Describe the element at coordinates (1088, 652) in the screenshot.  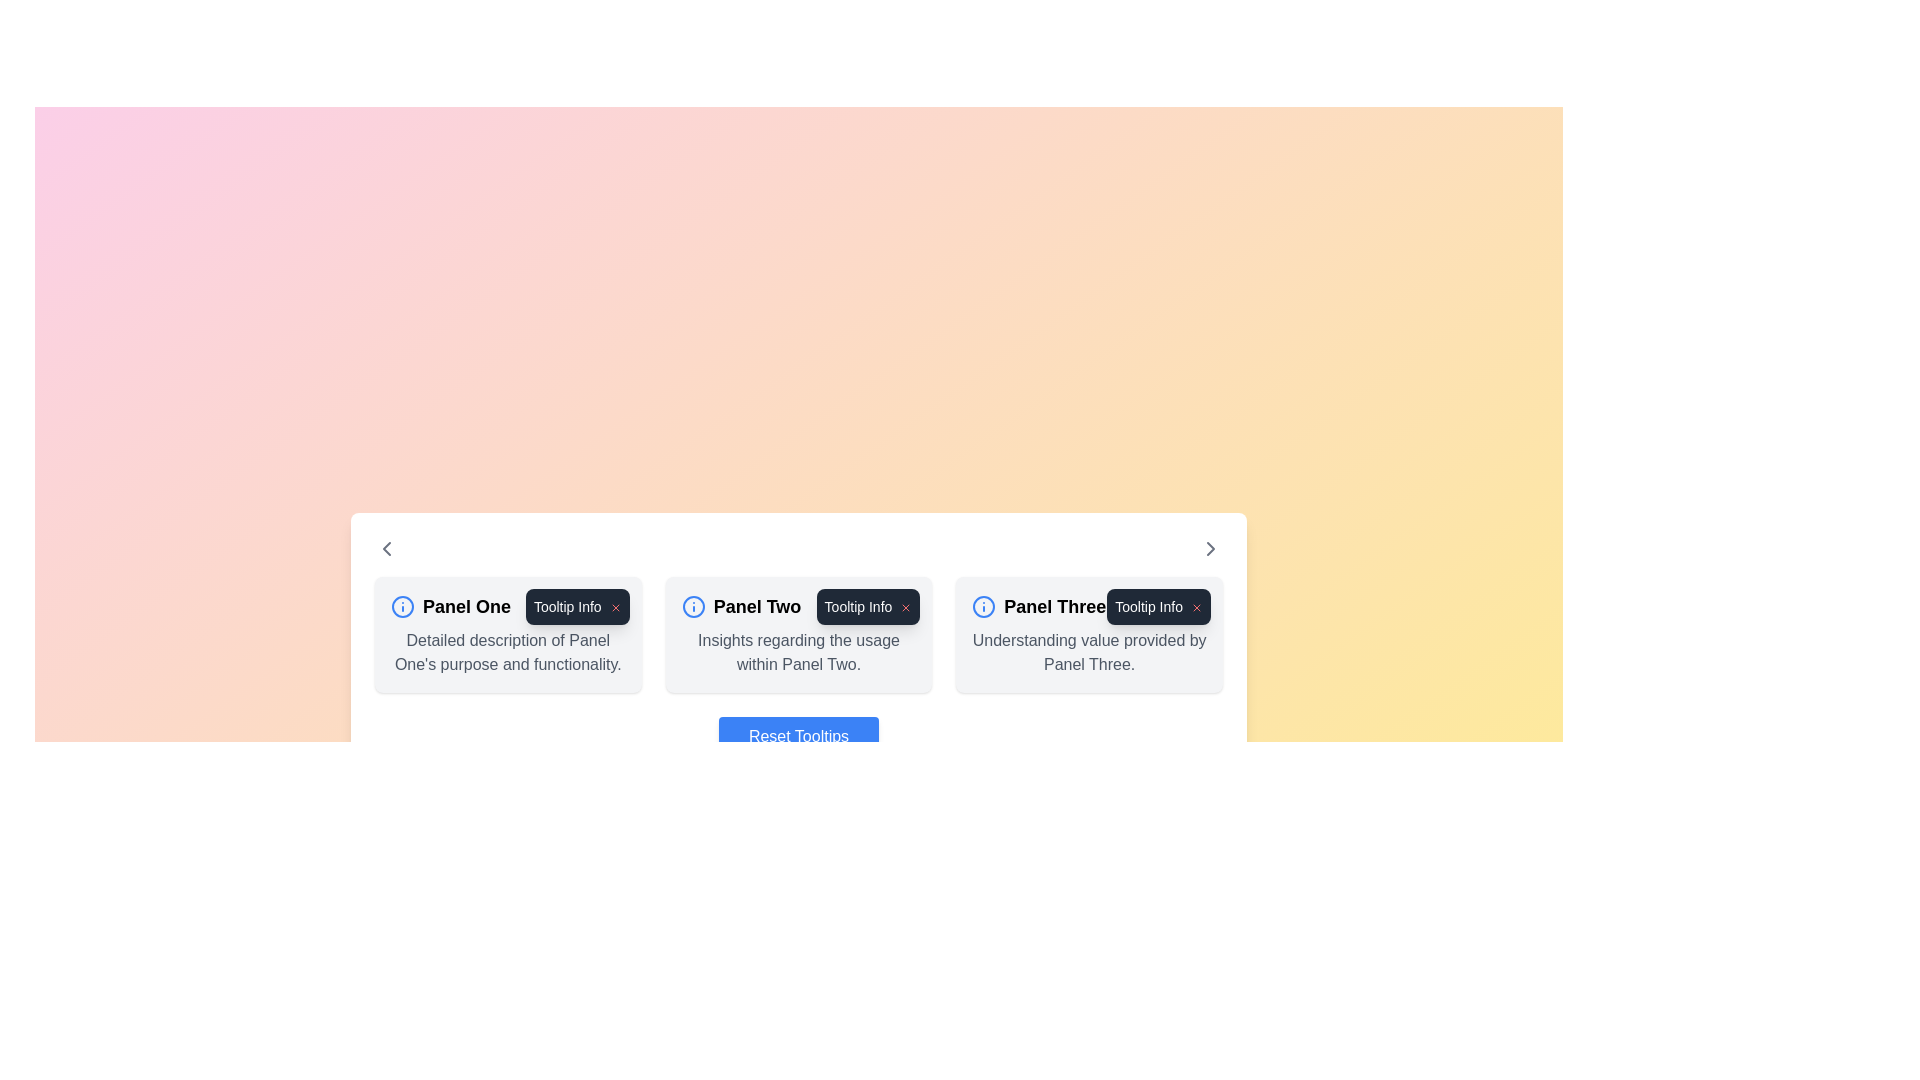
I see `the informative static text description related to 'Panel Three' located at the center-bottom area of the card` at that location.